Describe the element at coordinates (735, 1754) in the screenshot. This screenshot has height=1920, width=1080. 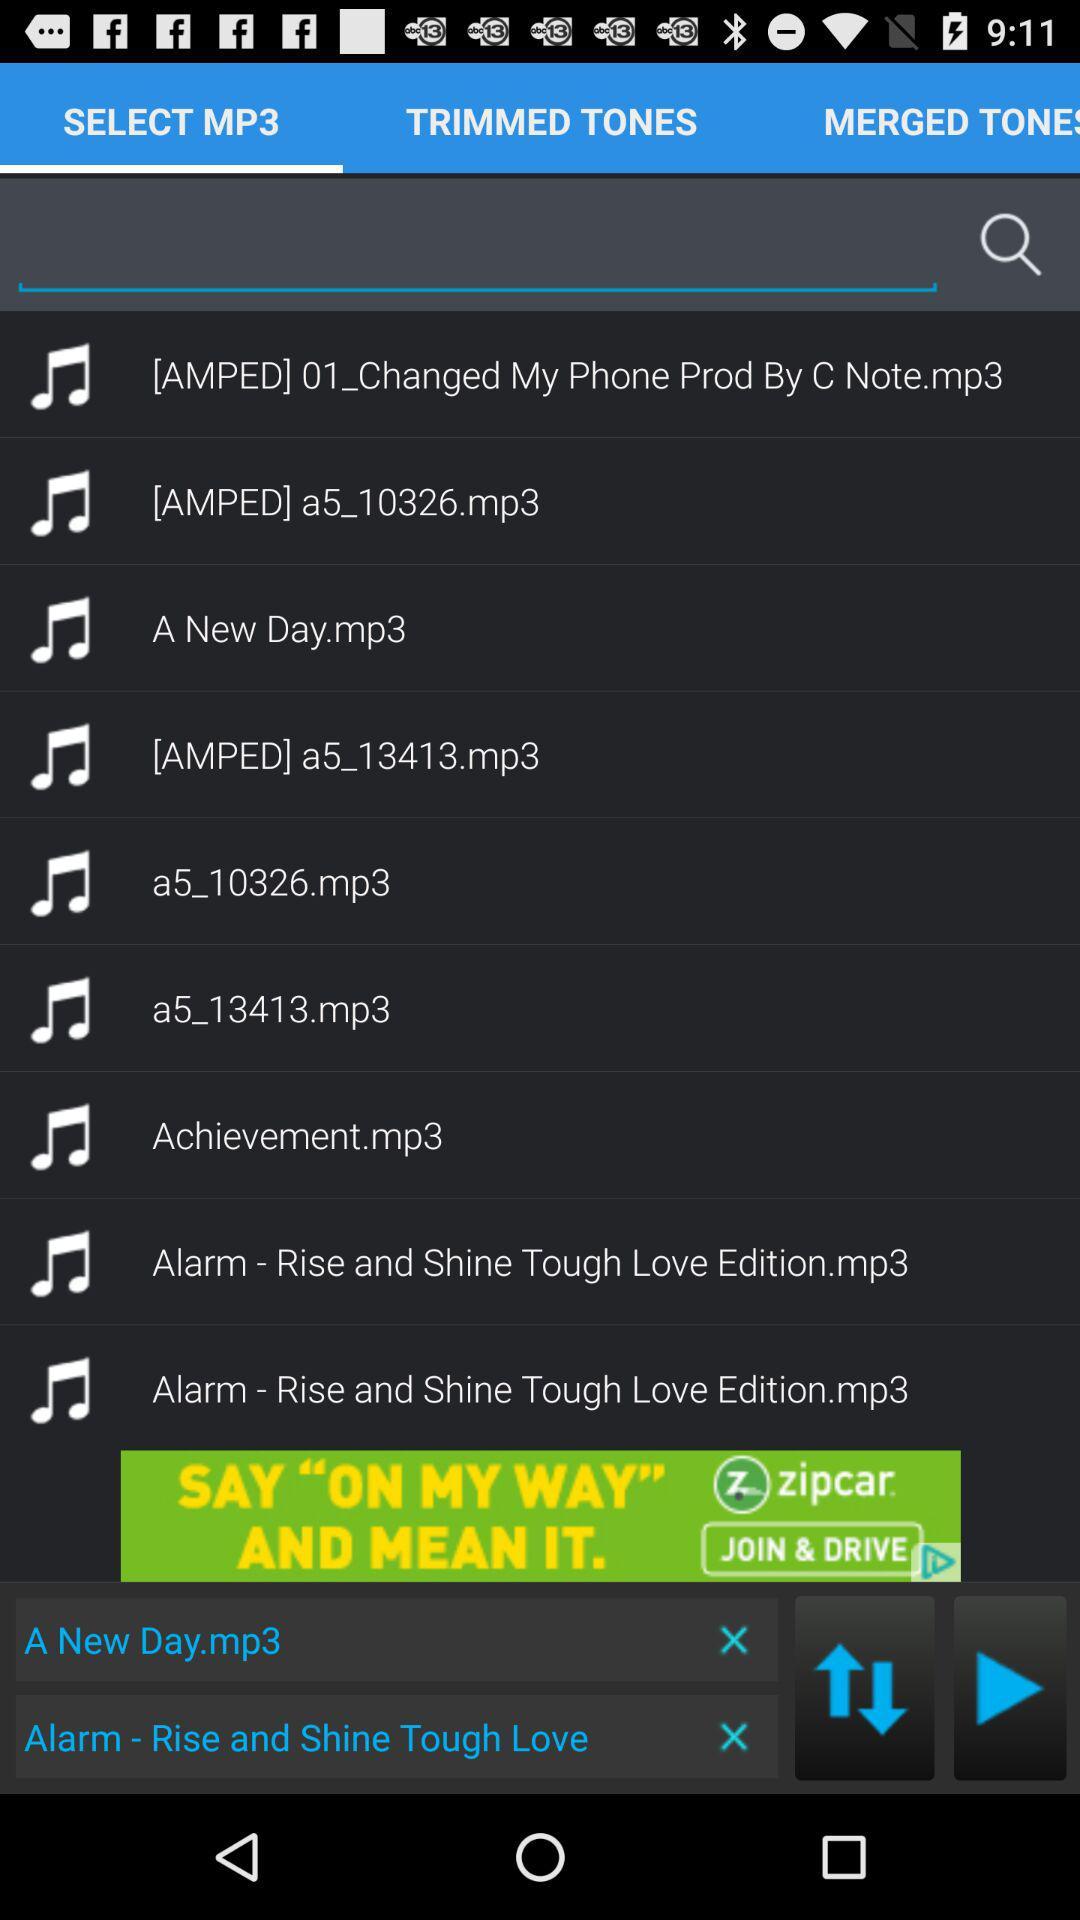
I see `the close icon` at that location.